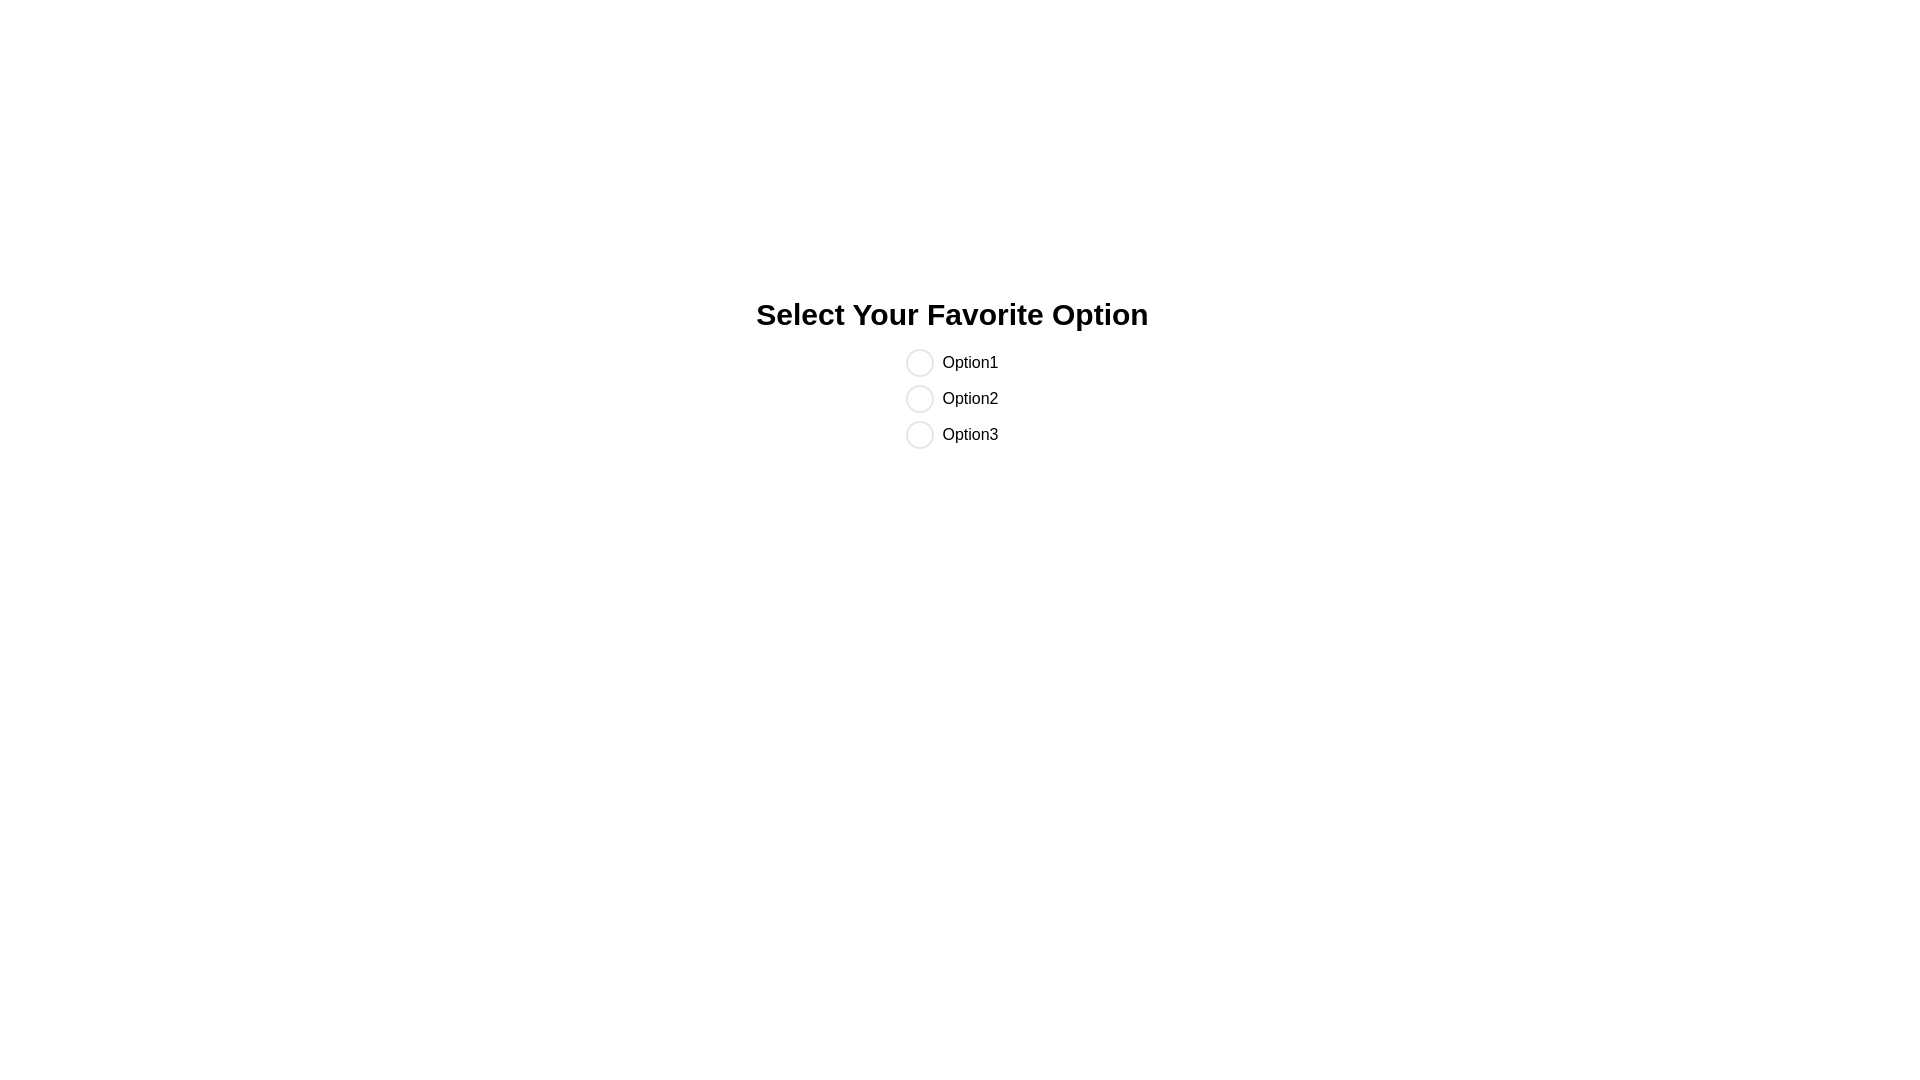 The height and width of the screenshot is (1080, 1920). What do you see at coordinates (951, 362) in the screenshot?
I see `the radio button labeled 'Option1', which is the first selectable option directly below the title 'Select Your Favorite Option'` at bounding box center [951, 362].